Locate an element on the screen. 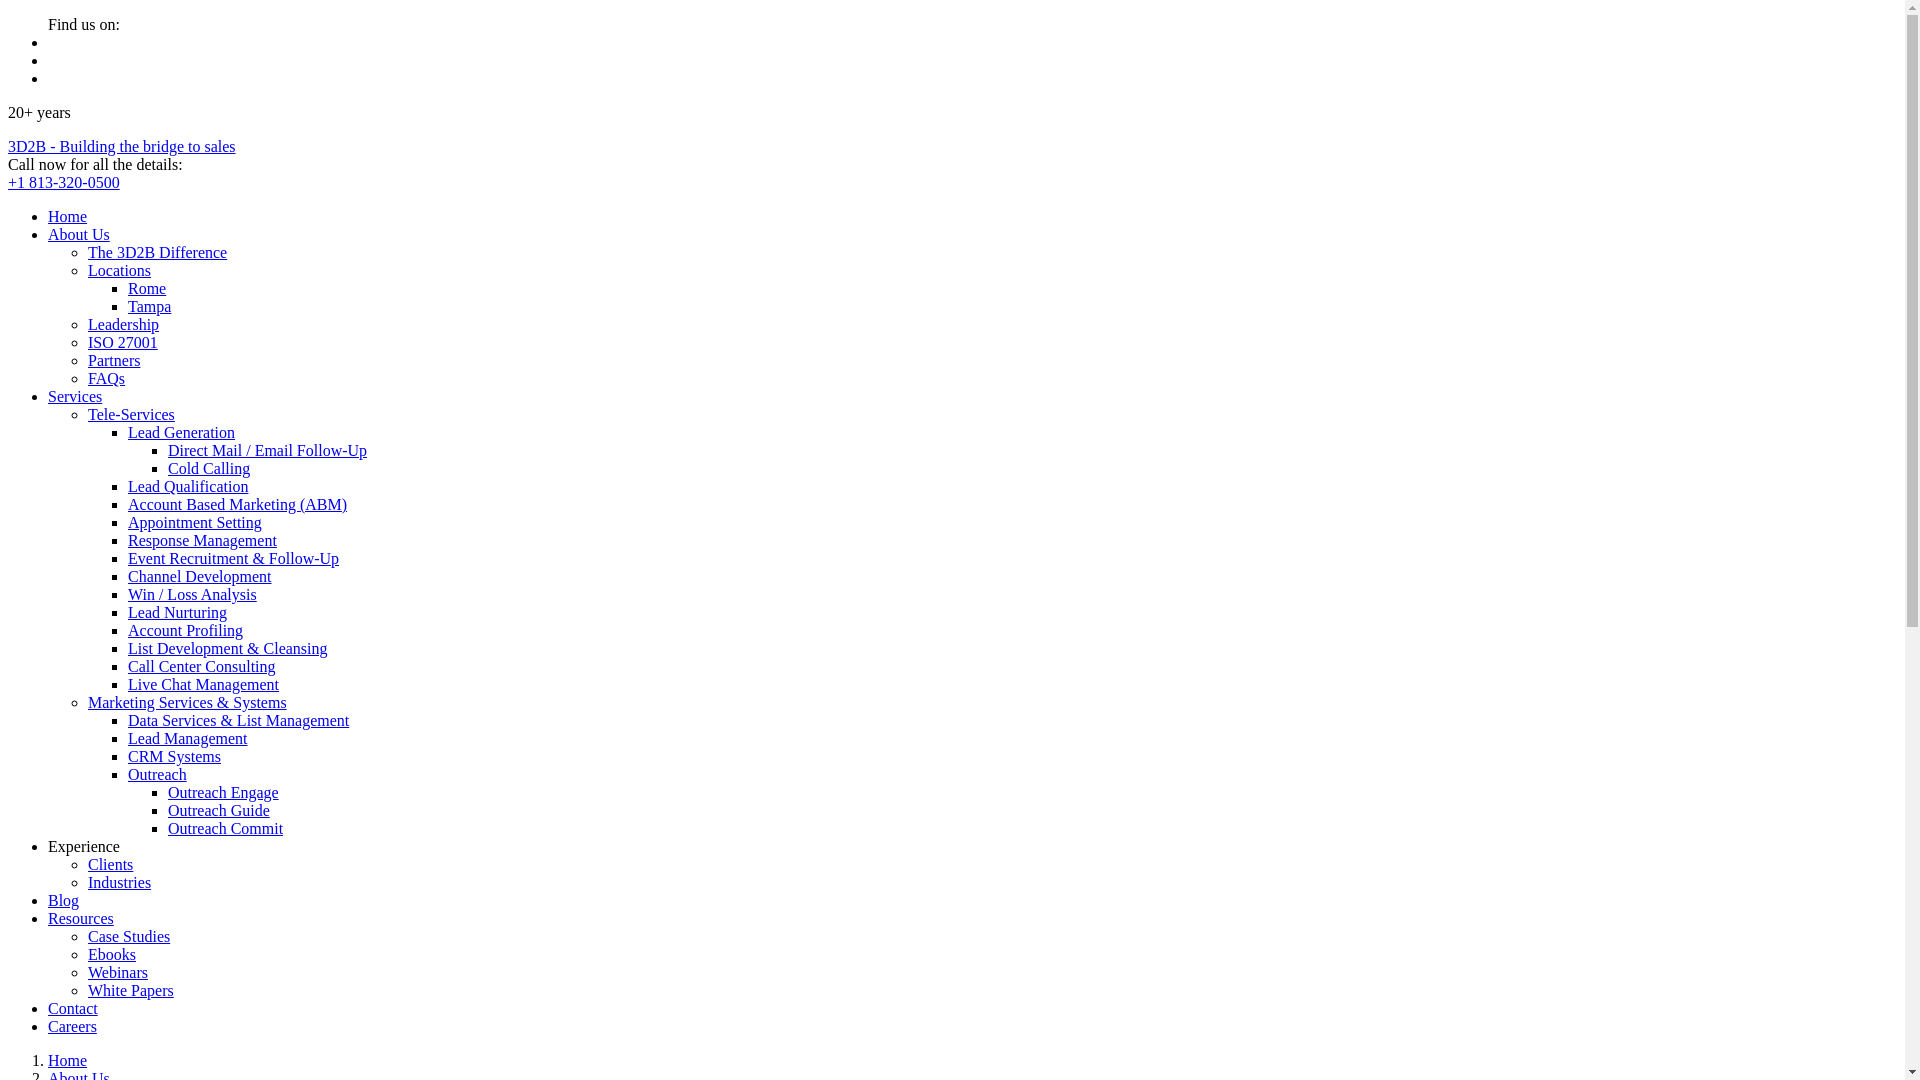 The image size is (1920, 1080). 'Webinars' is located at coordinates (86, 971).